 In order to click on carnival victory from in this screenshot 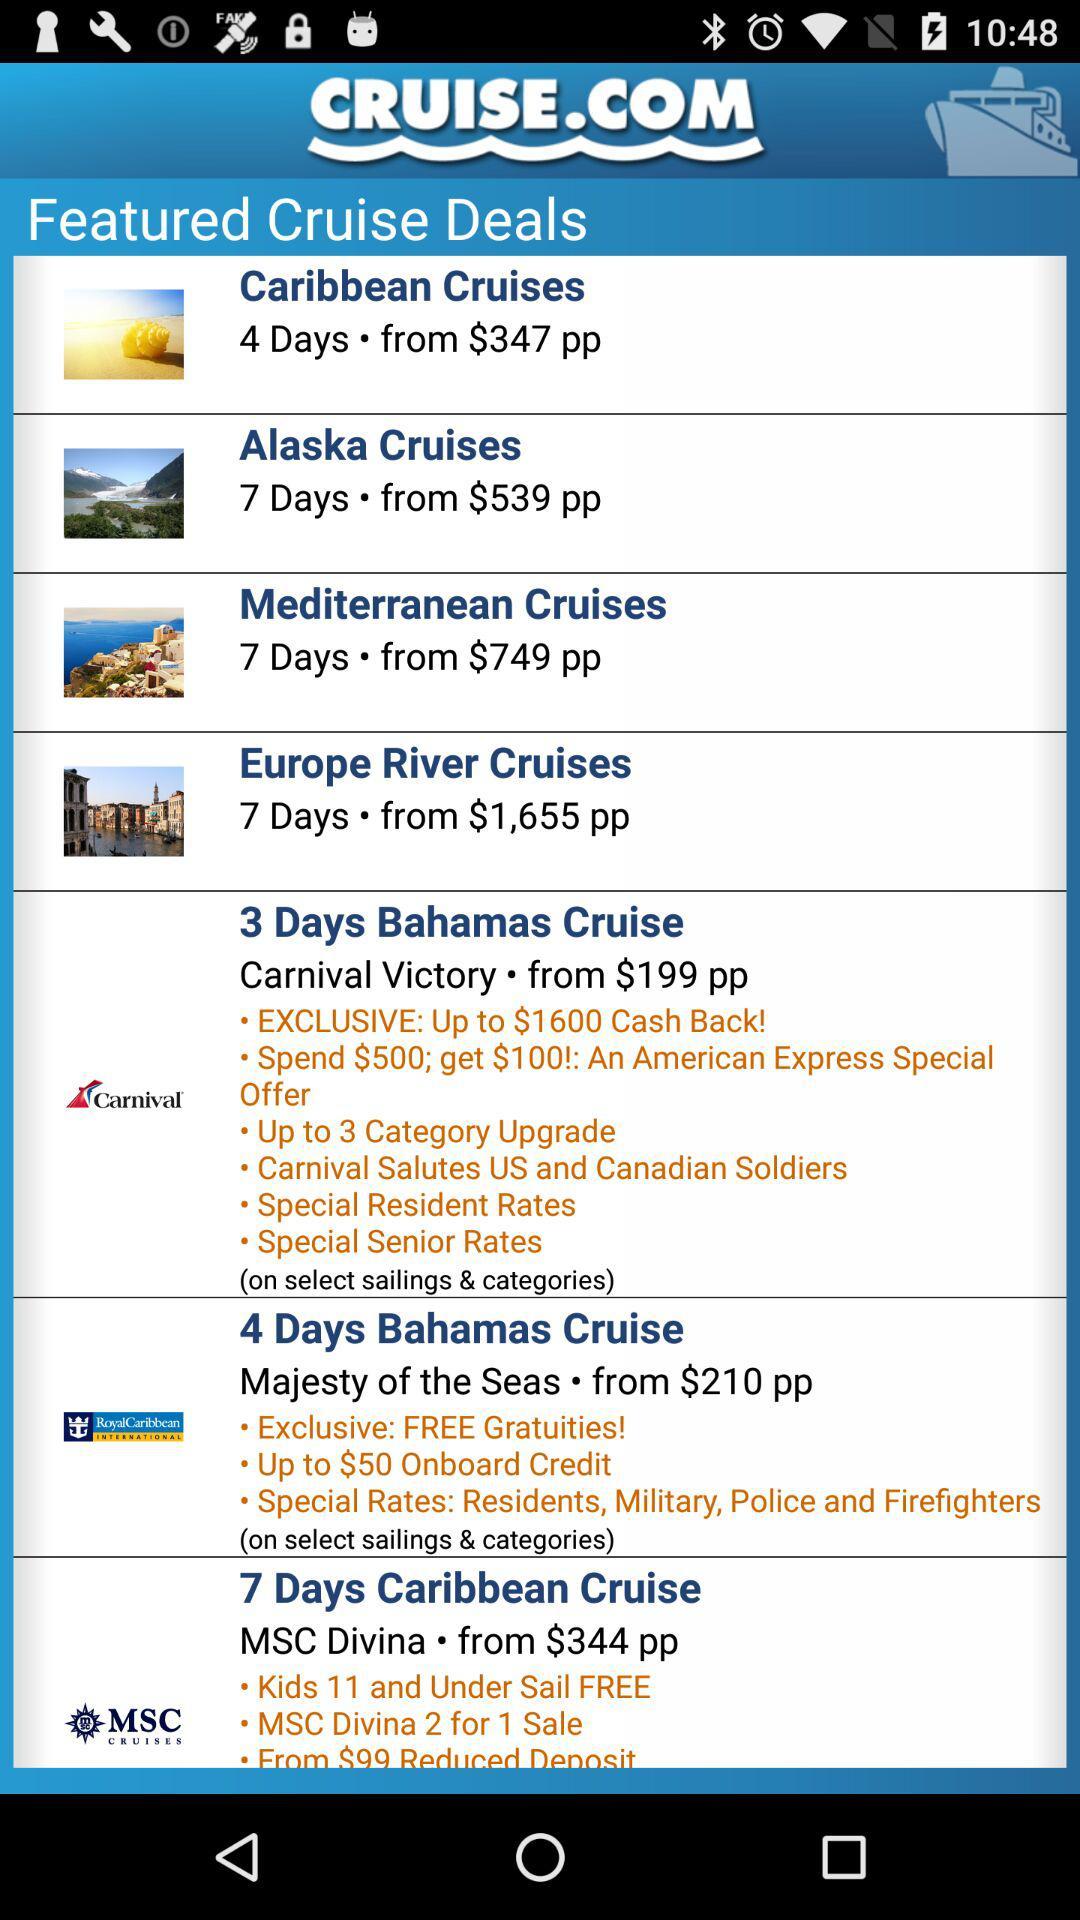, I will do `click(493, 973)`.